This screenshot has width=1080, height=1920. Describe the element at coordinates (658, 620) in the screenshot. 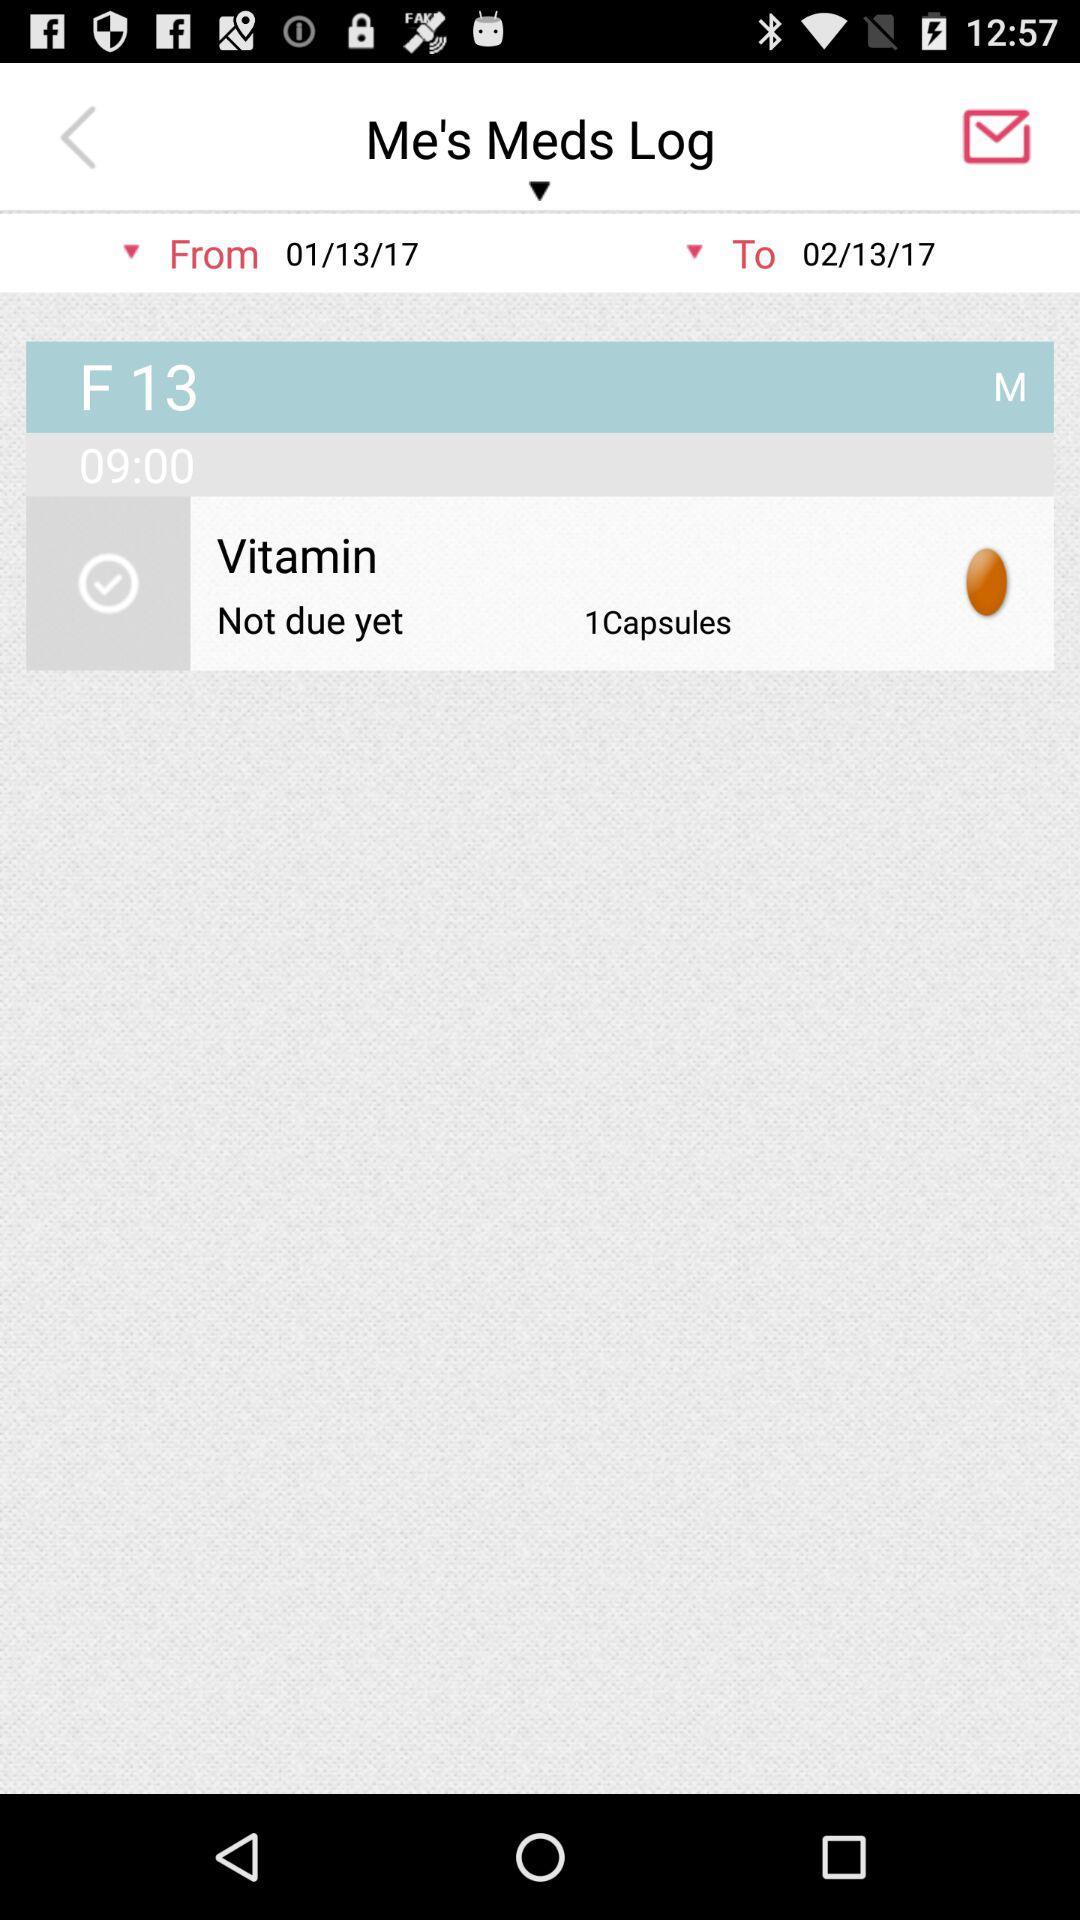

I see `1capsules app` at that location.